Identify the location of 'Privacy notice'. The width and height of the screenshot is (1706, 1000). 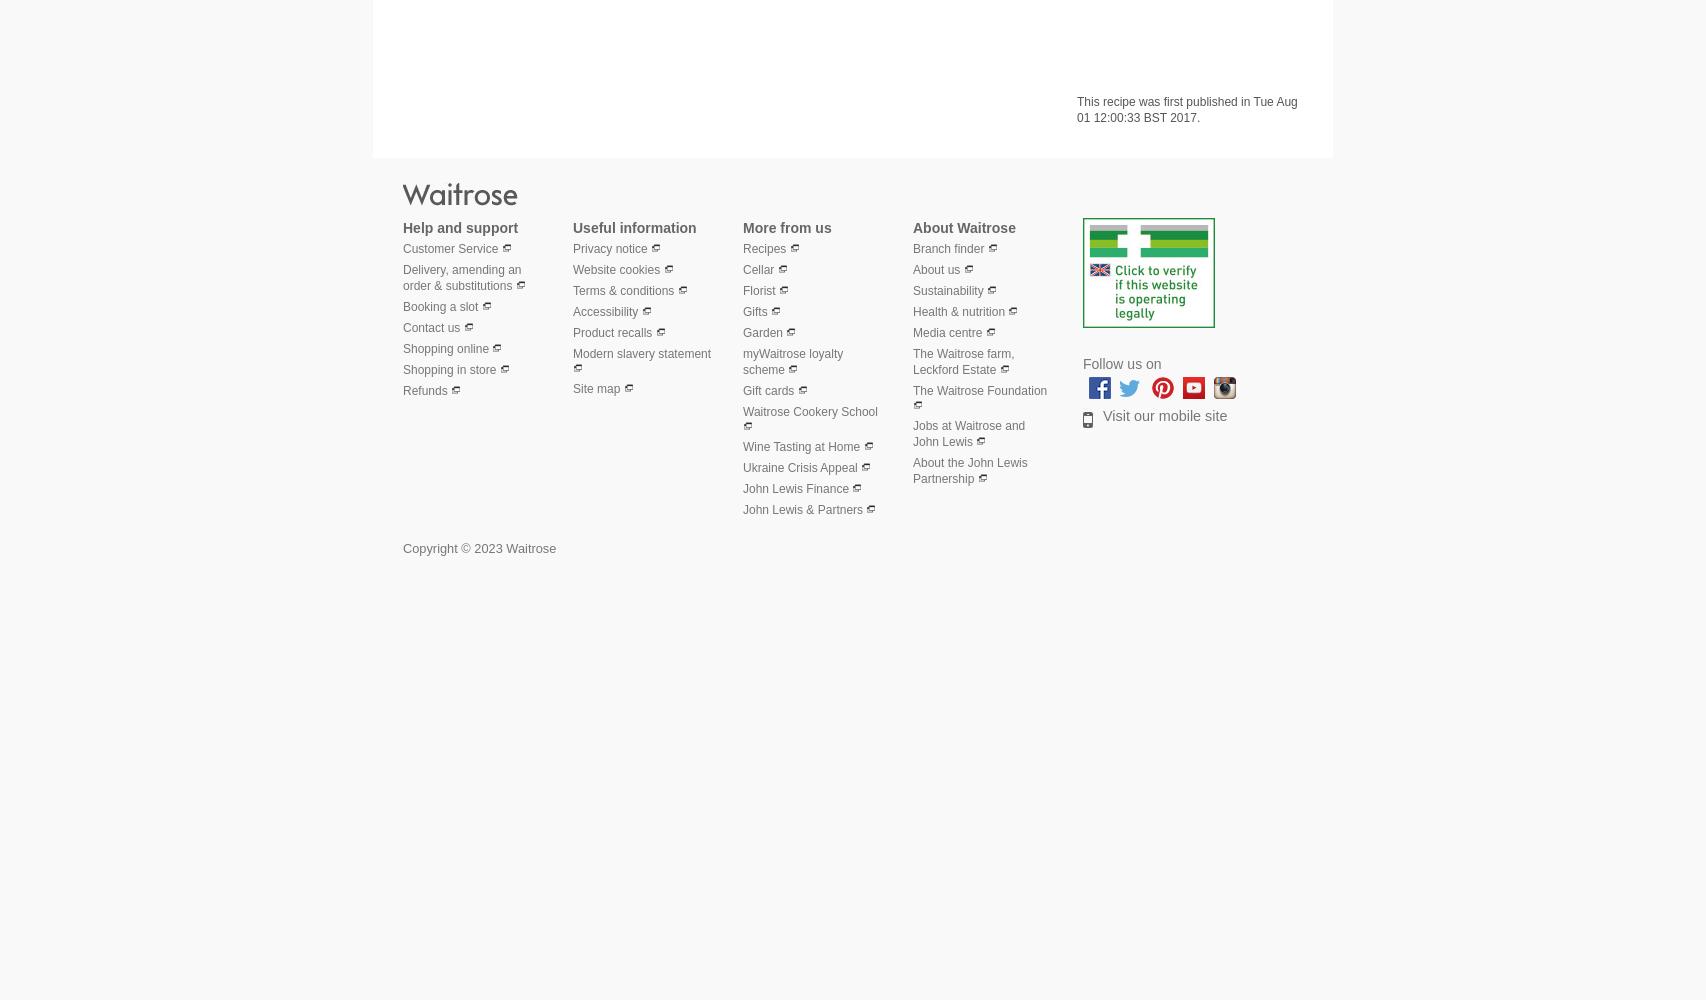
(609, 247).